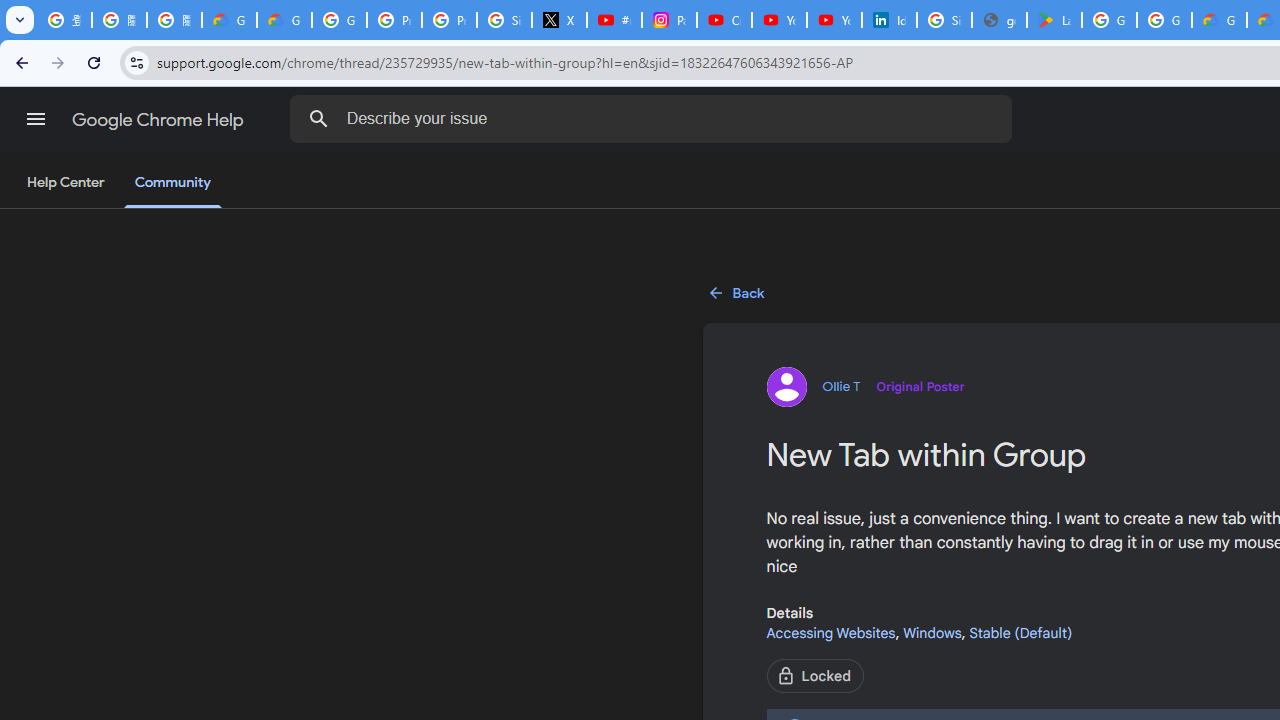 The width and height of the screenshot is (1280, 720). I want to click on 'Windows', so click(931, 632).